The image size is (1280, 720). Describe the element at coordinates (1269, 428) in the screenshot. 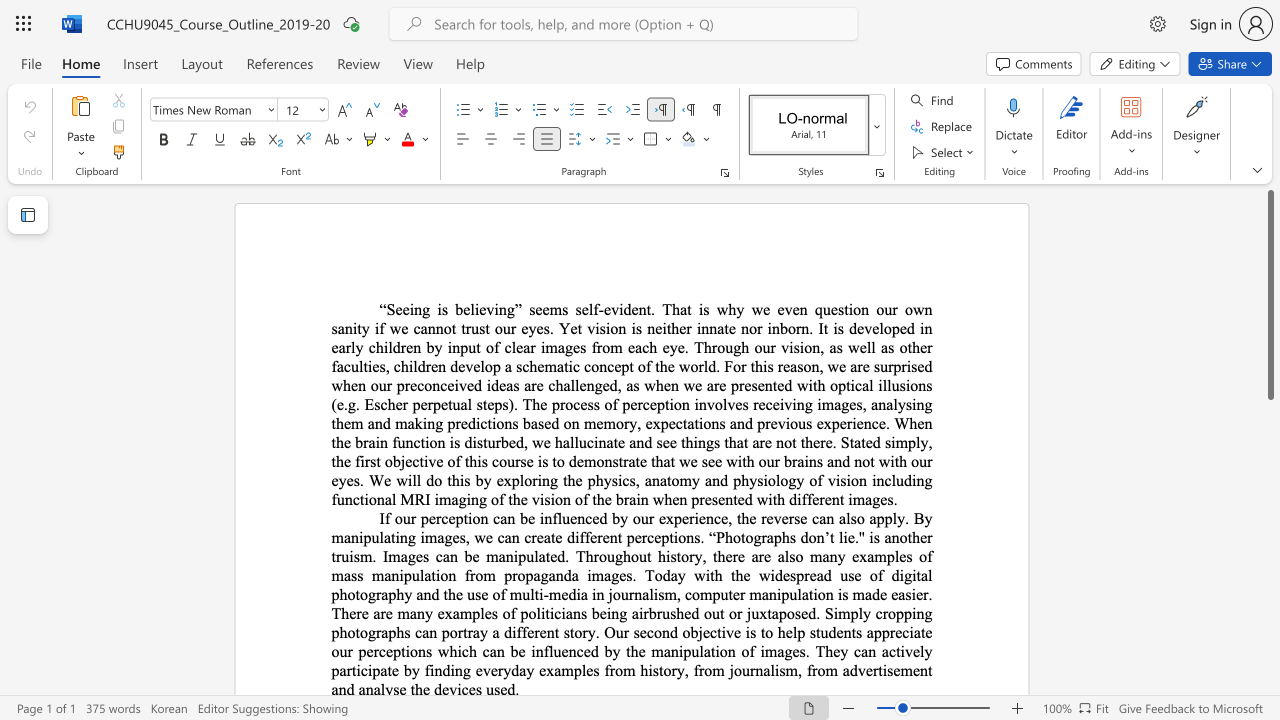

I see `the scrollbar to adjust the page downward` at that location.